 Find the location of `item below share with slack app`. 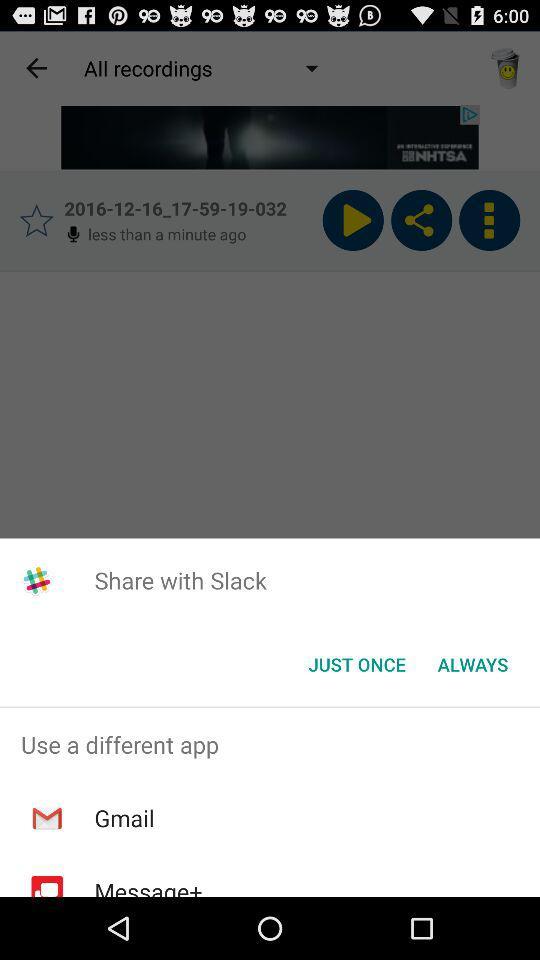

item below share with slack app is located at coordinates (356, 664).